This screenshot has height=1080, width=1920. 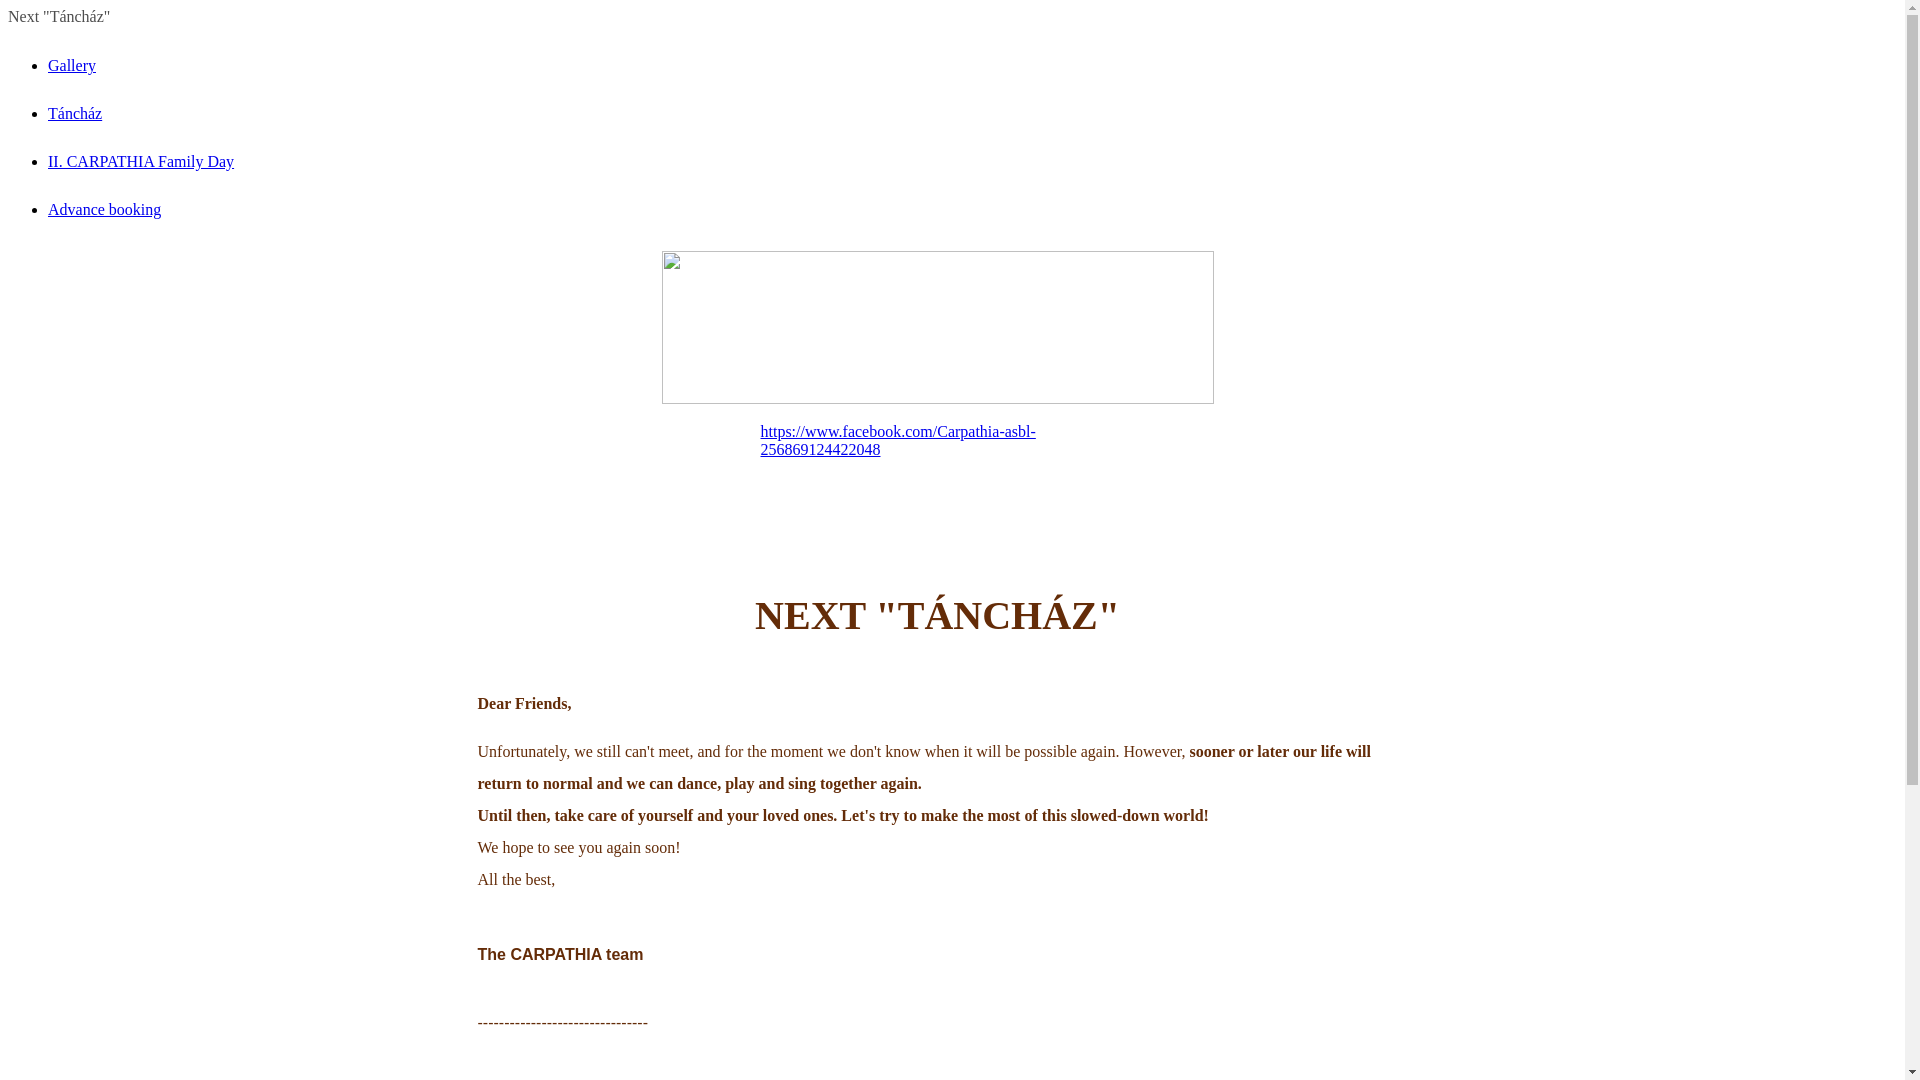 What do you see at coordinates (103, 209) in the screenshot?
I see `'Advance booking'` at bounding box center [103, 209].